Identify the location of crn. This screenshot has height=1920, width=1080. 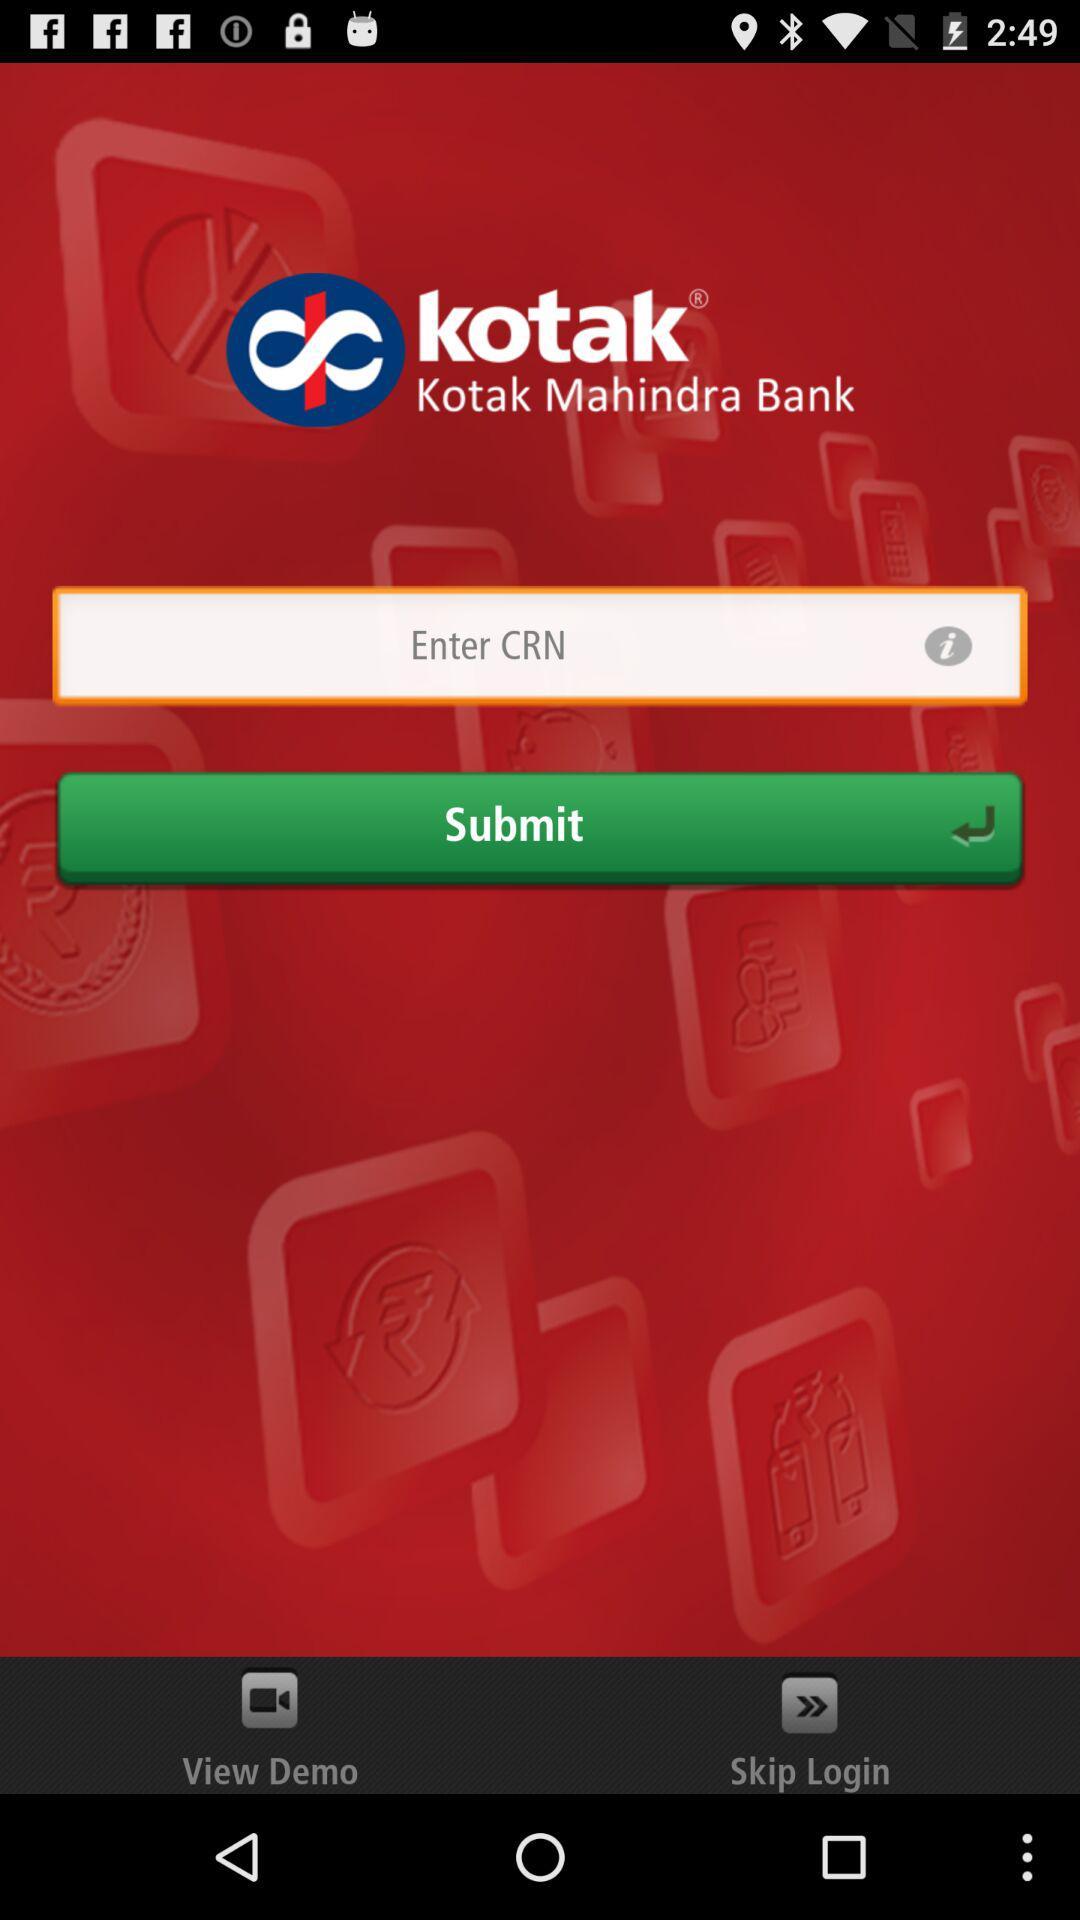
(488, 646).